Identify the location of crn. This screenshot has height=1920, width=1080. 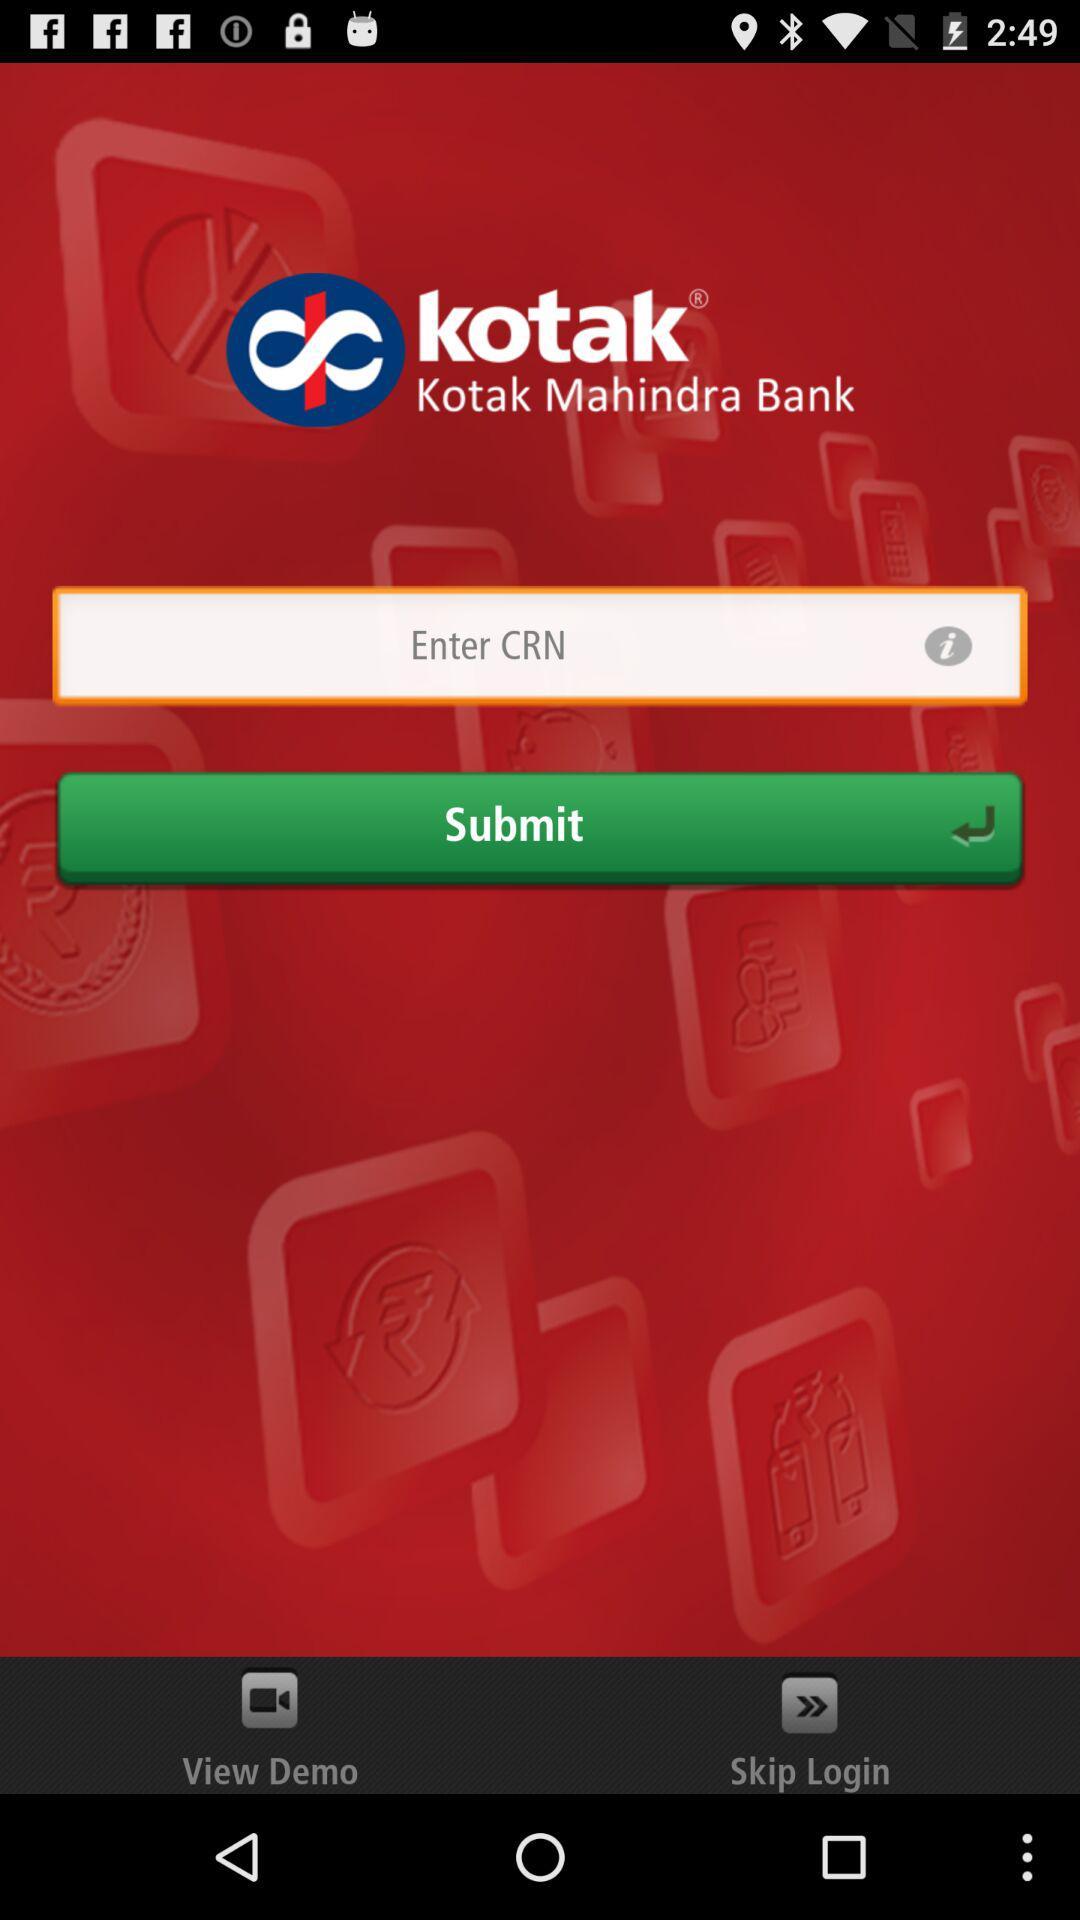
(488, 646).